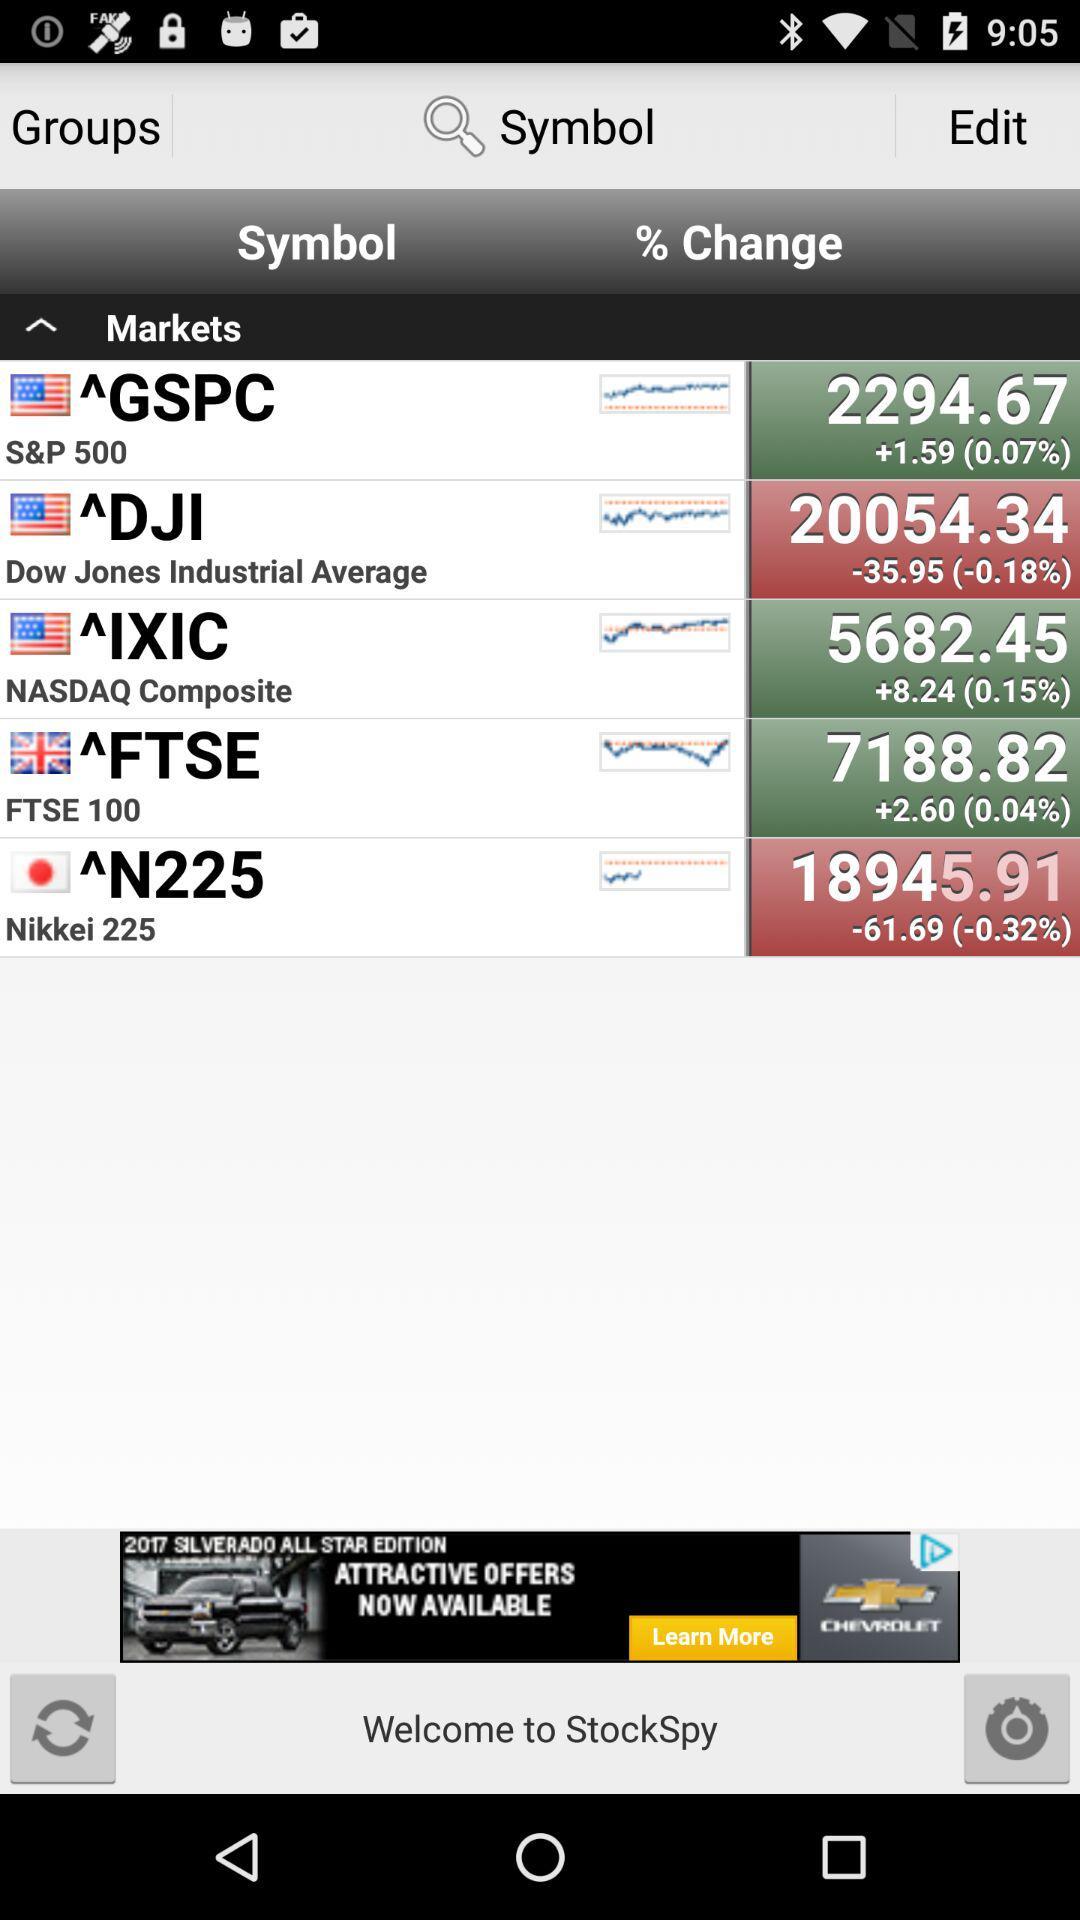  What do you see at coordinates (540, 1596) in the screenshot?
I see `visit the advertisement site` at bounding box center [540, 1596].